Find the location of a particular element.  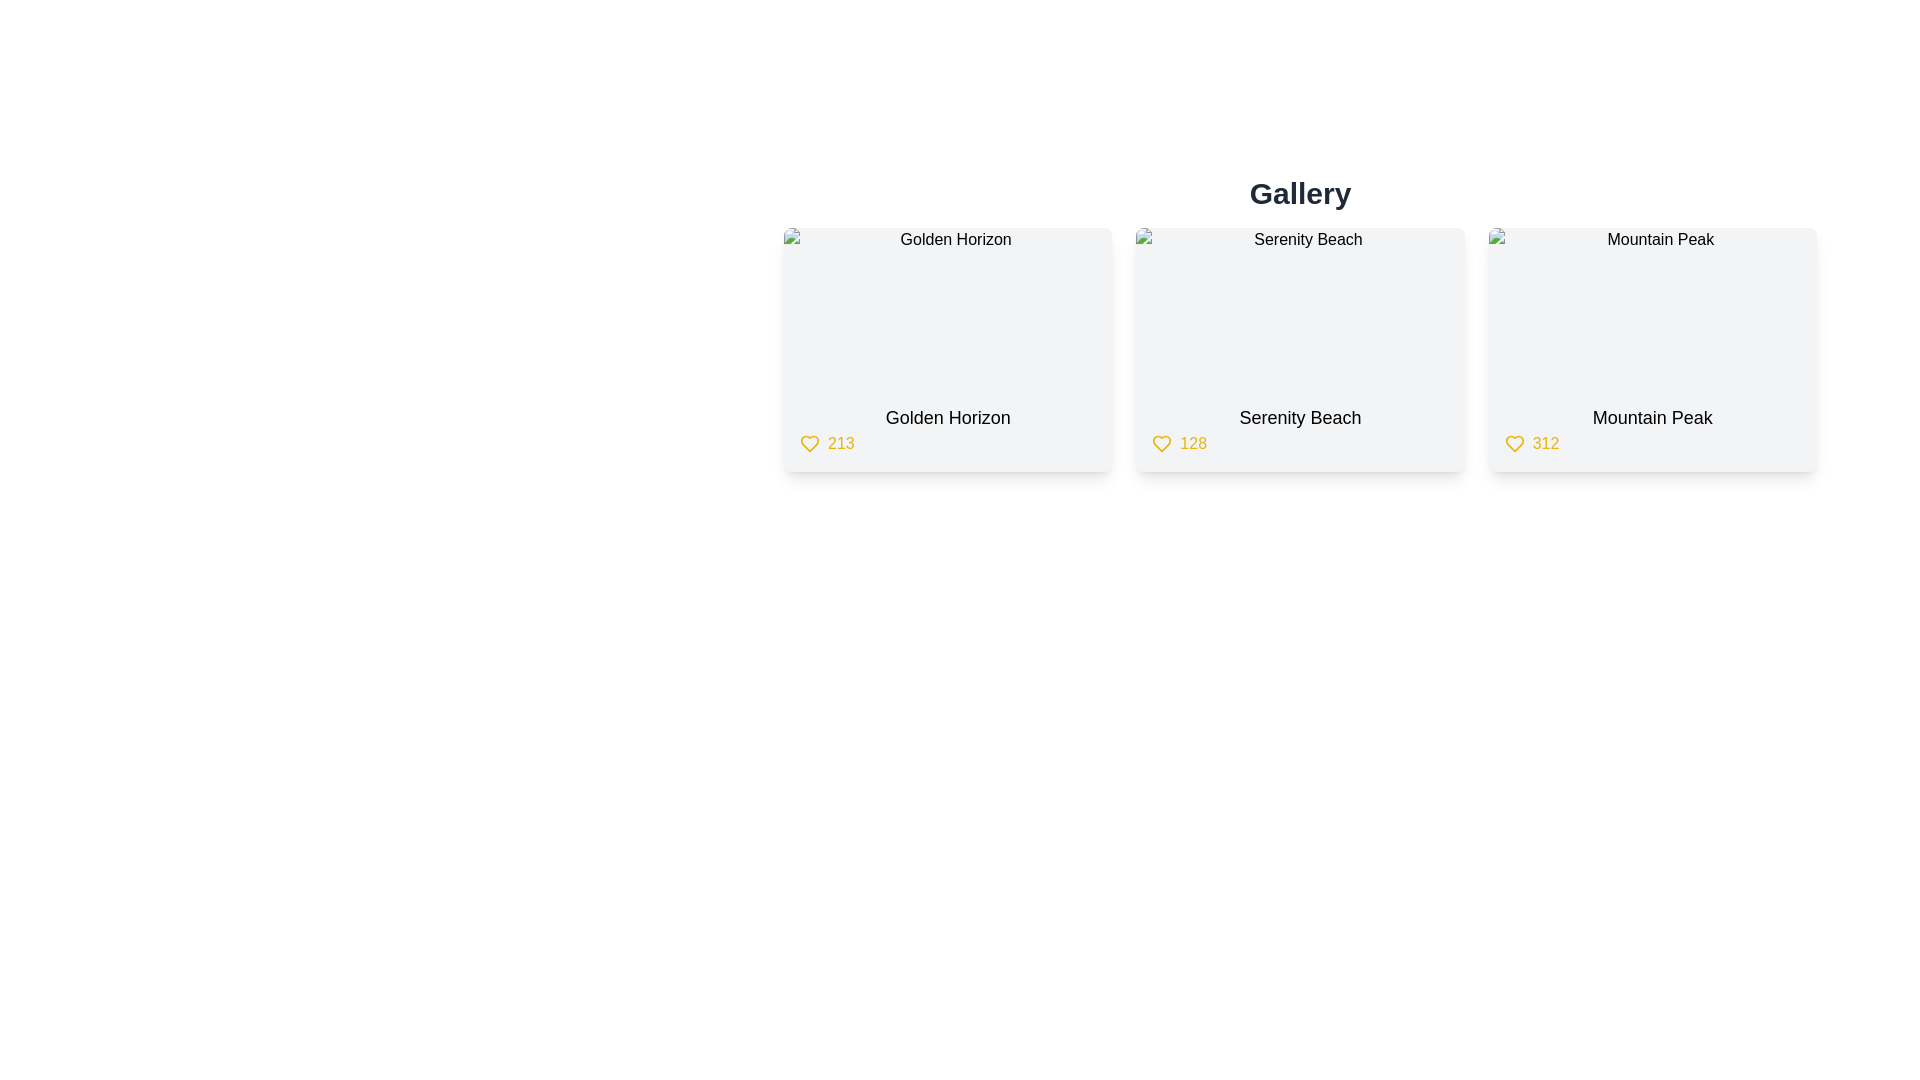

the text displaying the number of likes or favorites for the 'Mountain Peak' card, located at the bottom-left corner of the card is located at coordinates (1544, 442).